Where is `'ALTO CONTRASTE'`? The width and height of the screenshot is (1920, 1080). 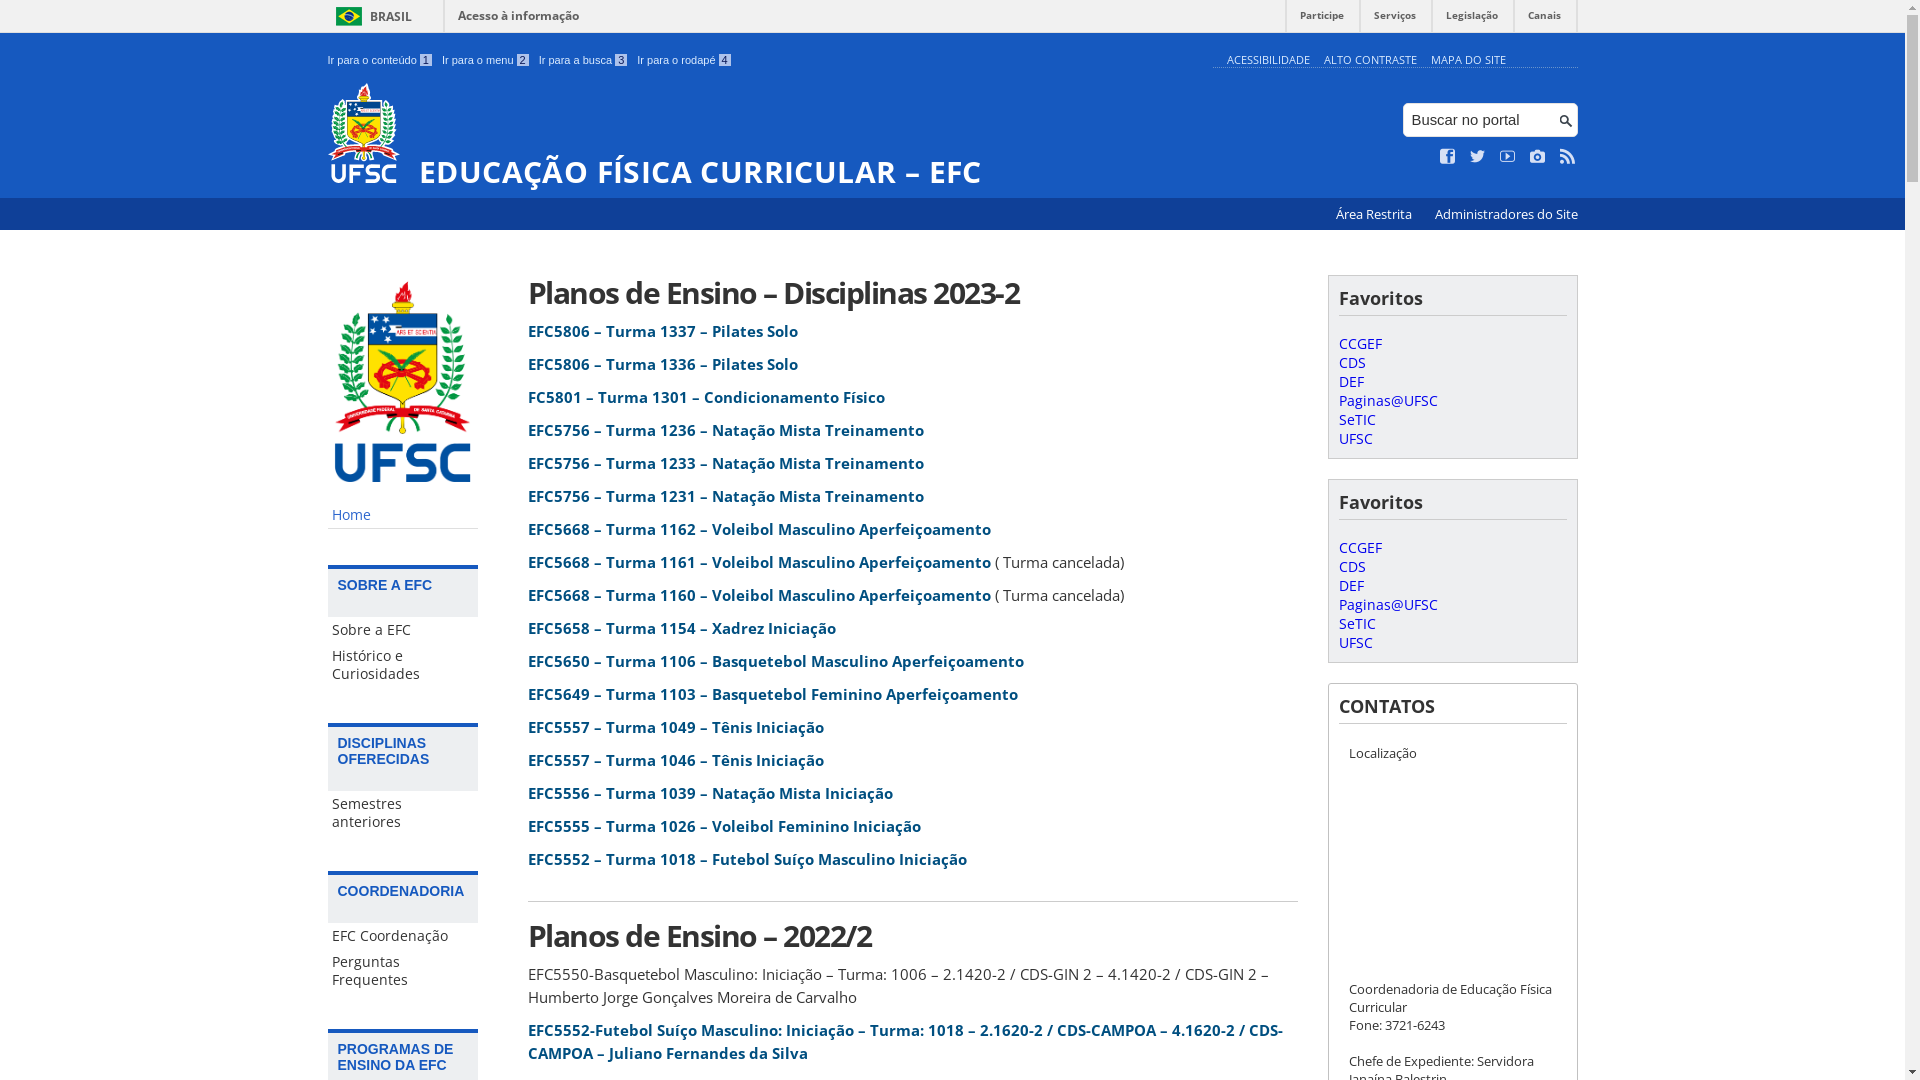 'ALTO CONTRASTE' is located at coordinates (1369, 58).